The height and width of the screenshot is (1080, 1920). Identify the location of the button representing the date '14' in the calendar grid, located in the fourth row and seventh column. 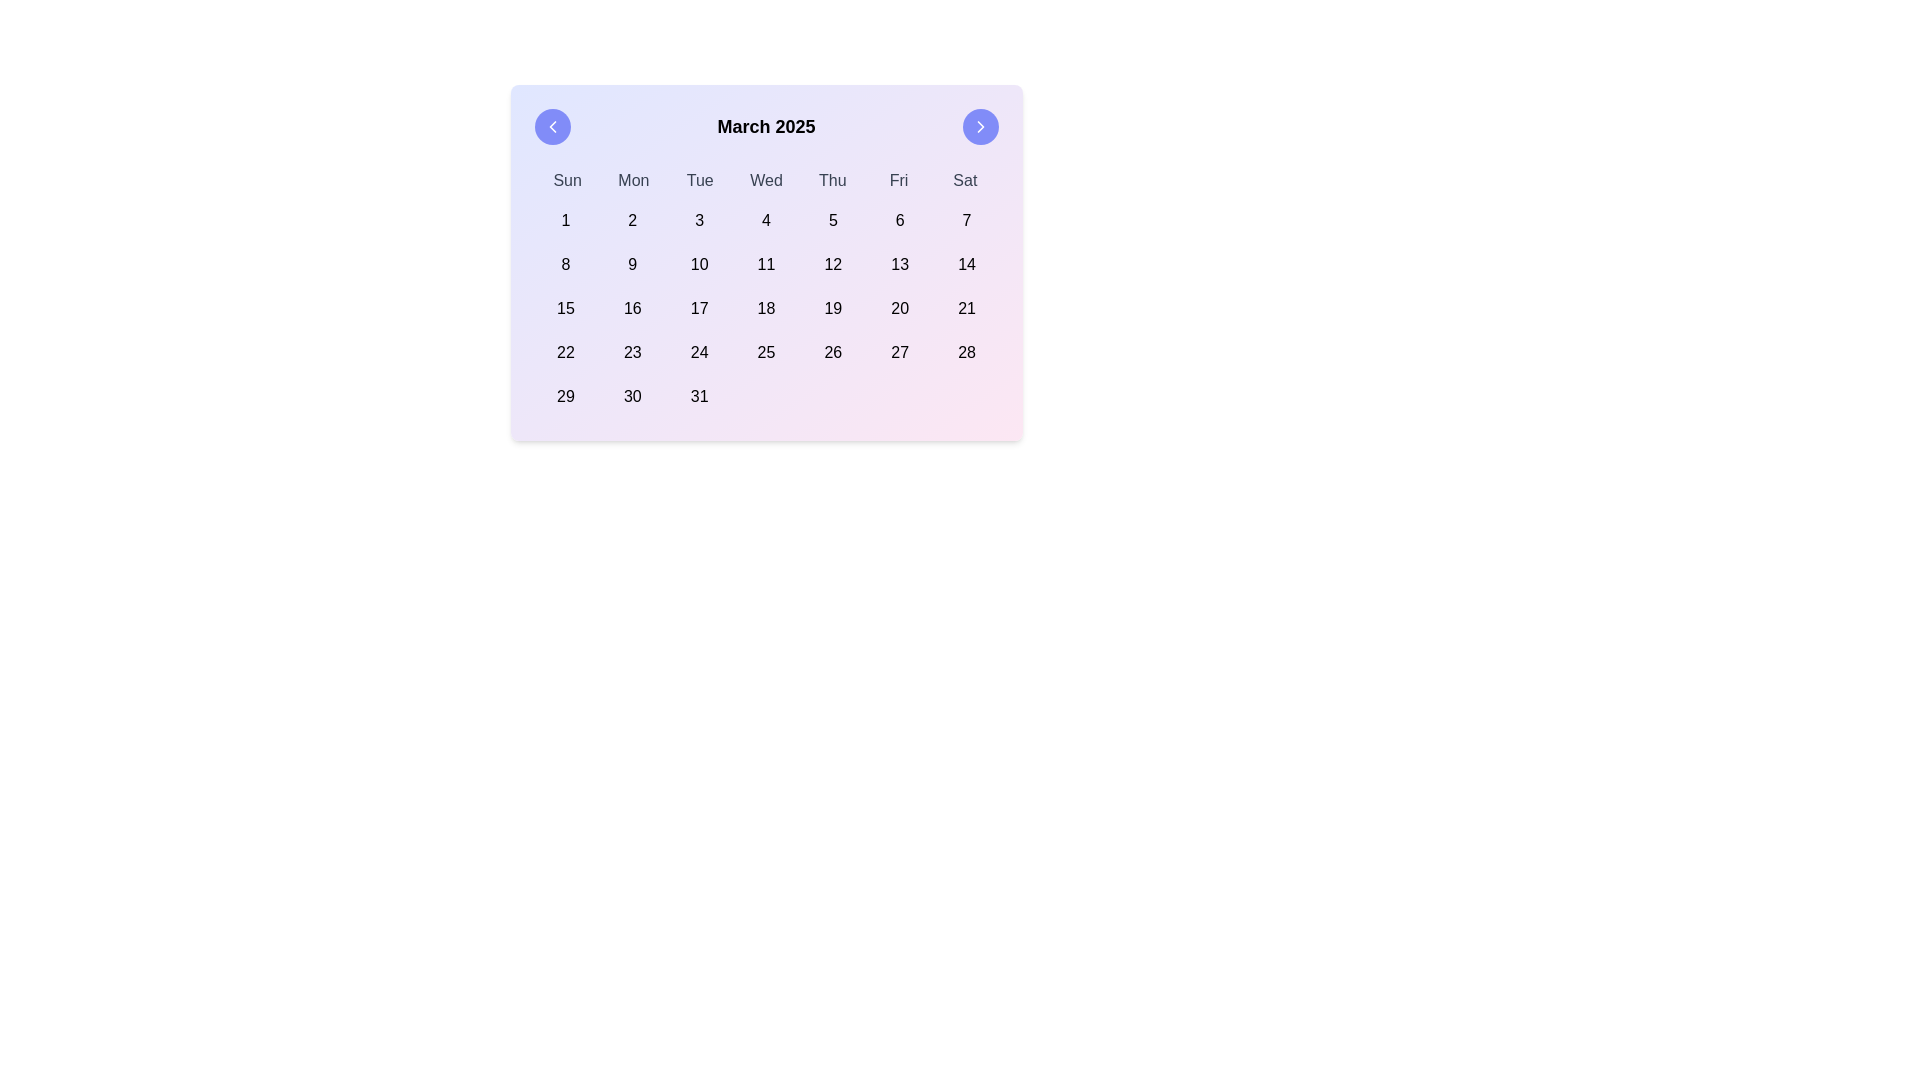
(967, 264).